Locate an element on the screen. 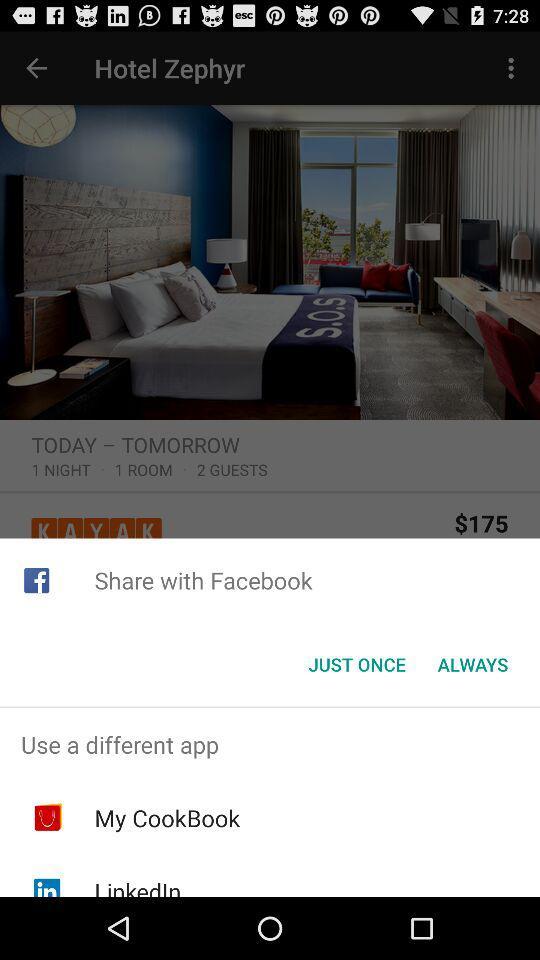 The width and height of the screenshot is (540, 960). the just once item is located at coordinates (356, 664).